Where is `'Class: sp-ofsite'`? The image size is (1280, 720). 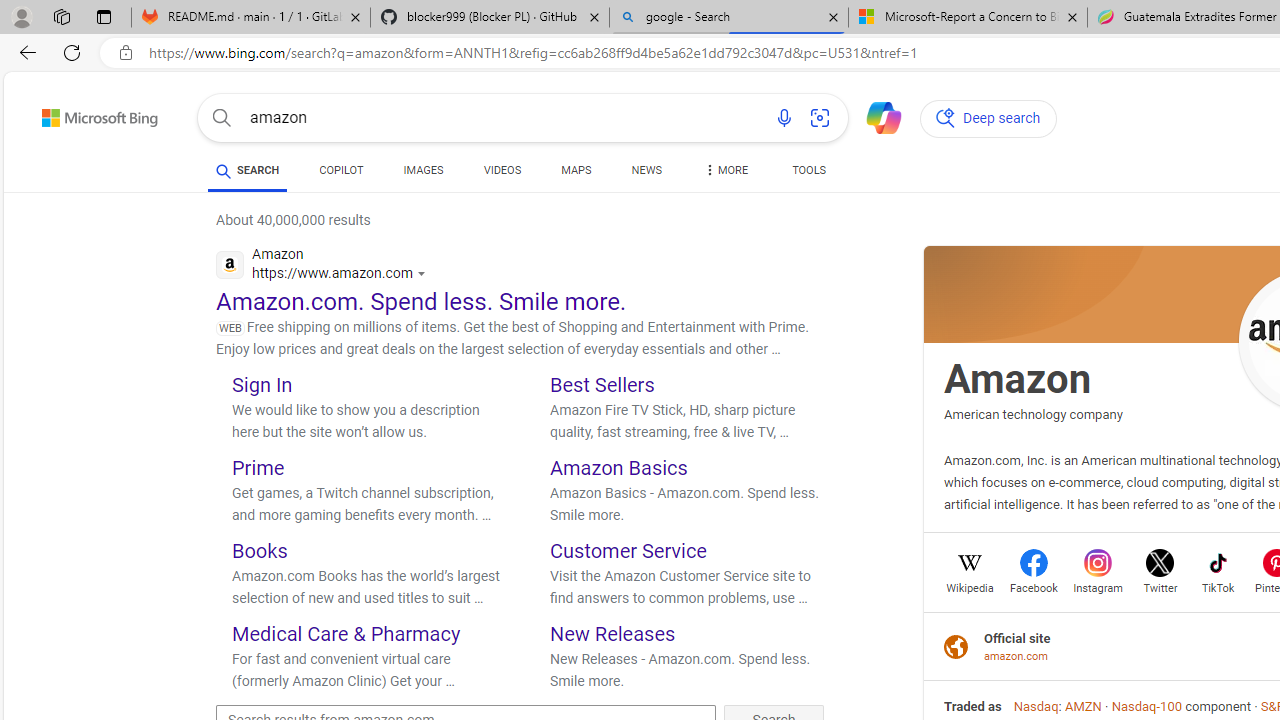 'Class: sp-ofsite' is located at coordinates (955, 646).